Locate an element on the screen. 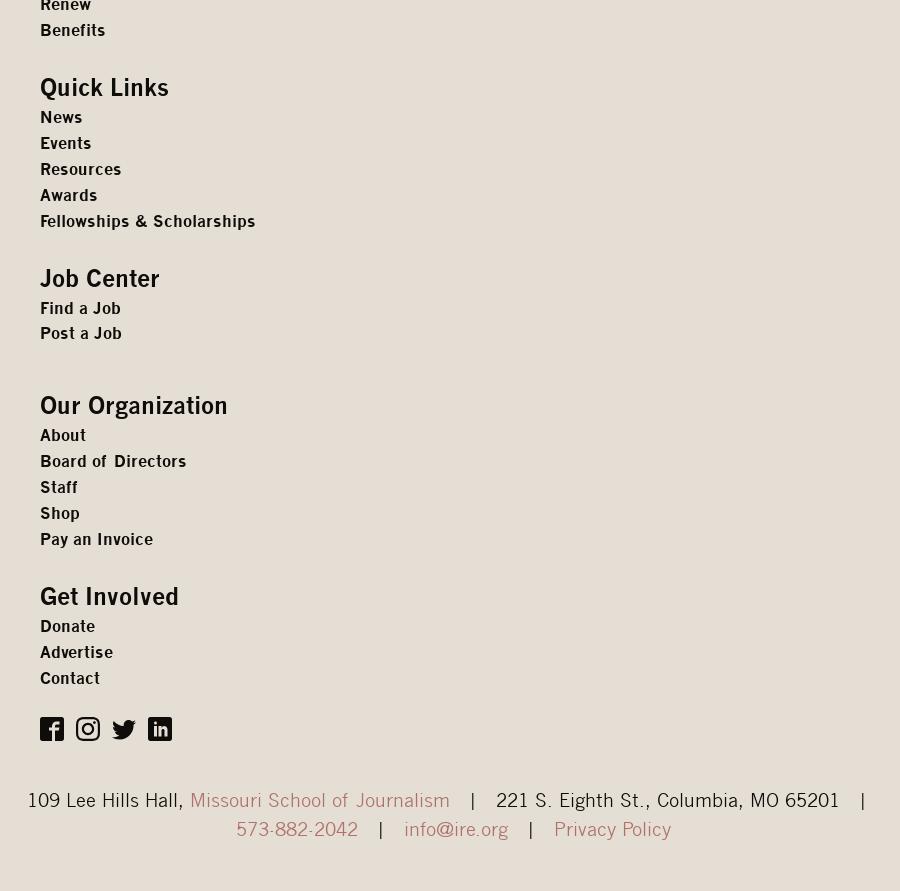 This screenshot has width=900, height=891. 'Our Organization' is located at coordinates (38, 404).